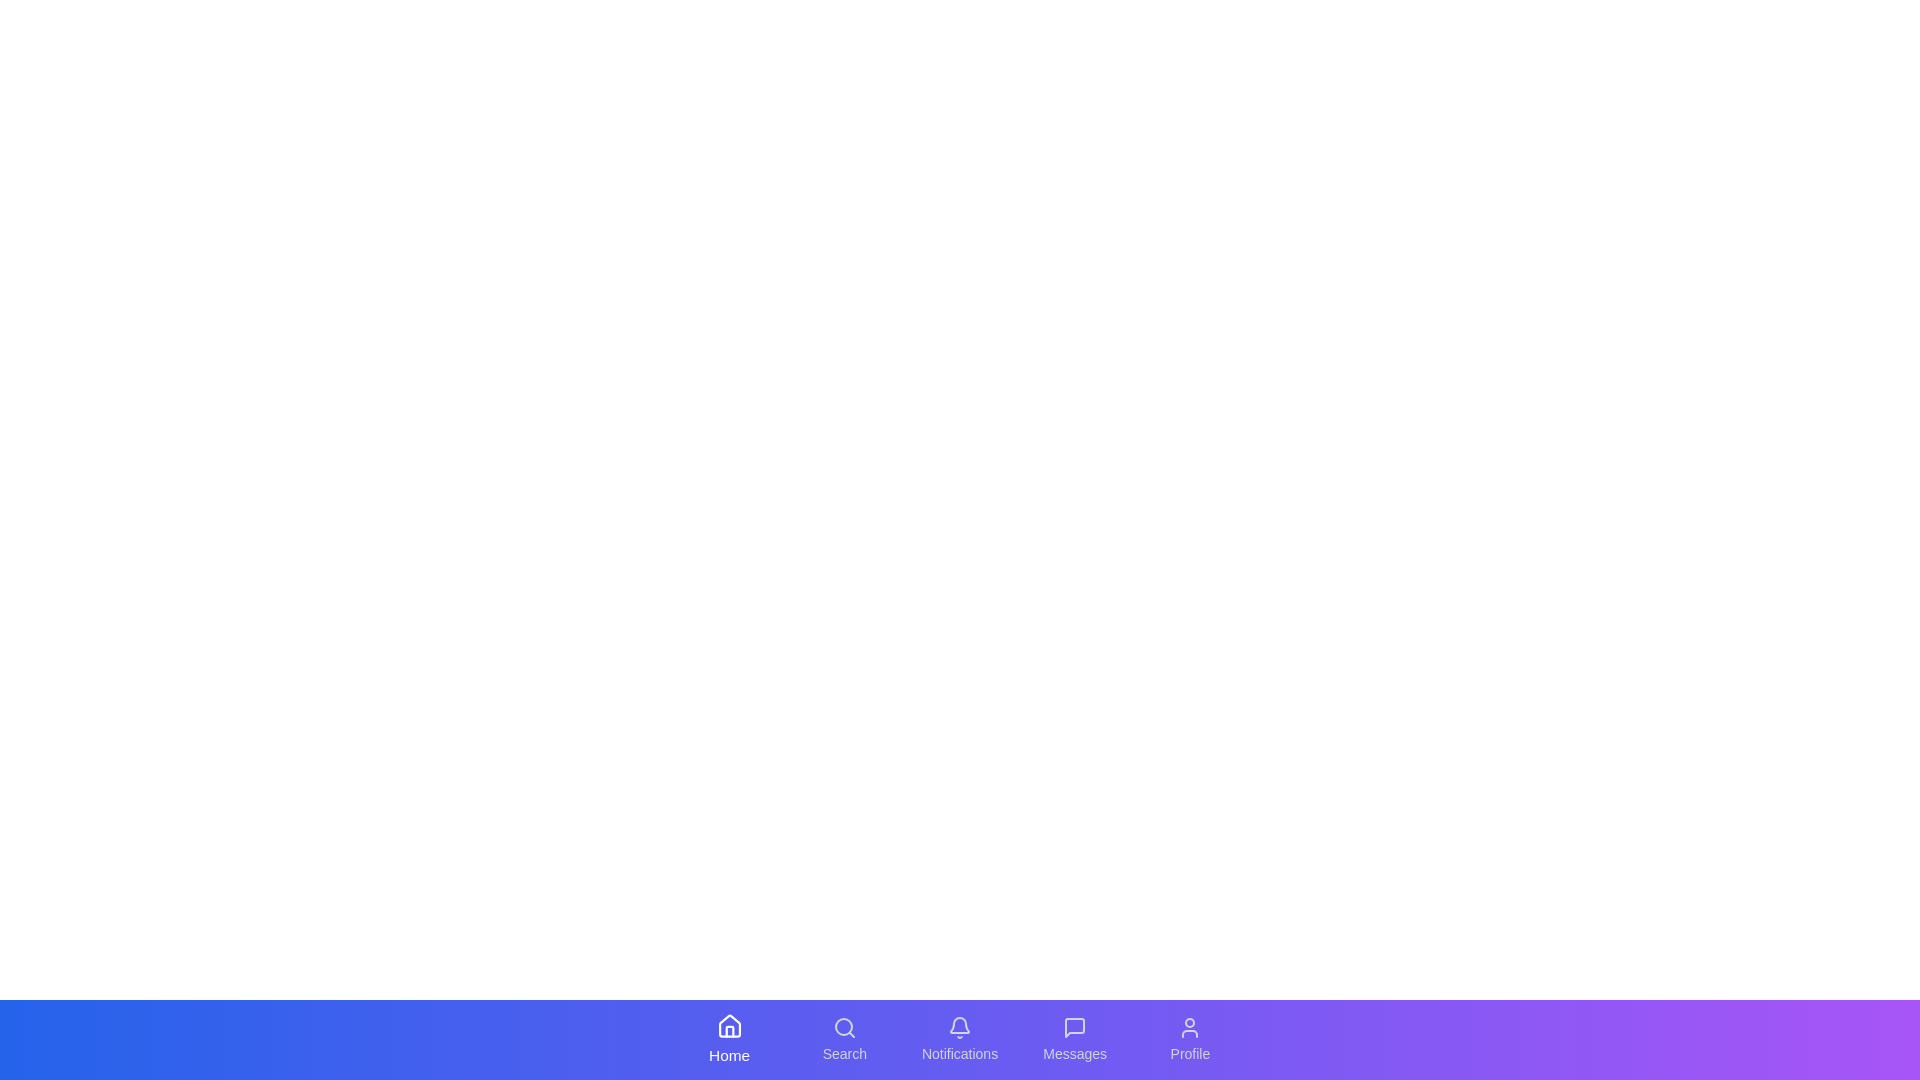 Image resolution: width=1920 pixels, height=1080 pixels. Describe the element at coordinates (960, 1039) in the screenshot. I see `the tab labeled Notifications in the bottom navigation bar` at that location.